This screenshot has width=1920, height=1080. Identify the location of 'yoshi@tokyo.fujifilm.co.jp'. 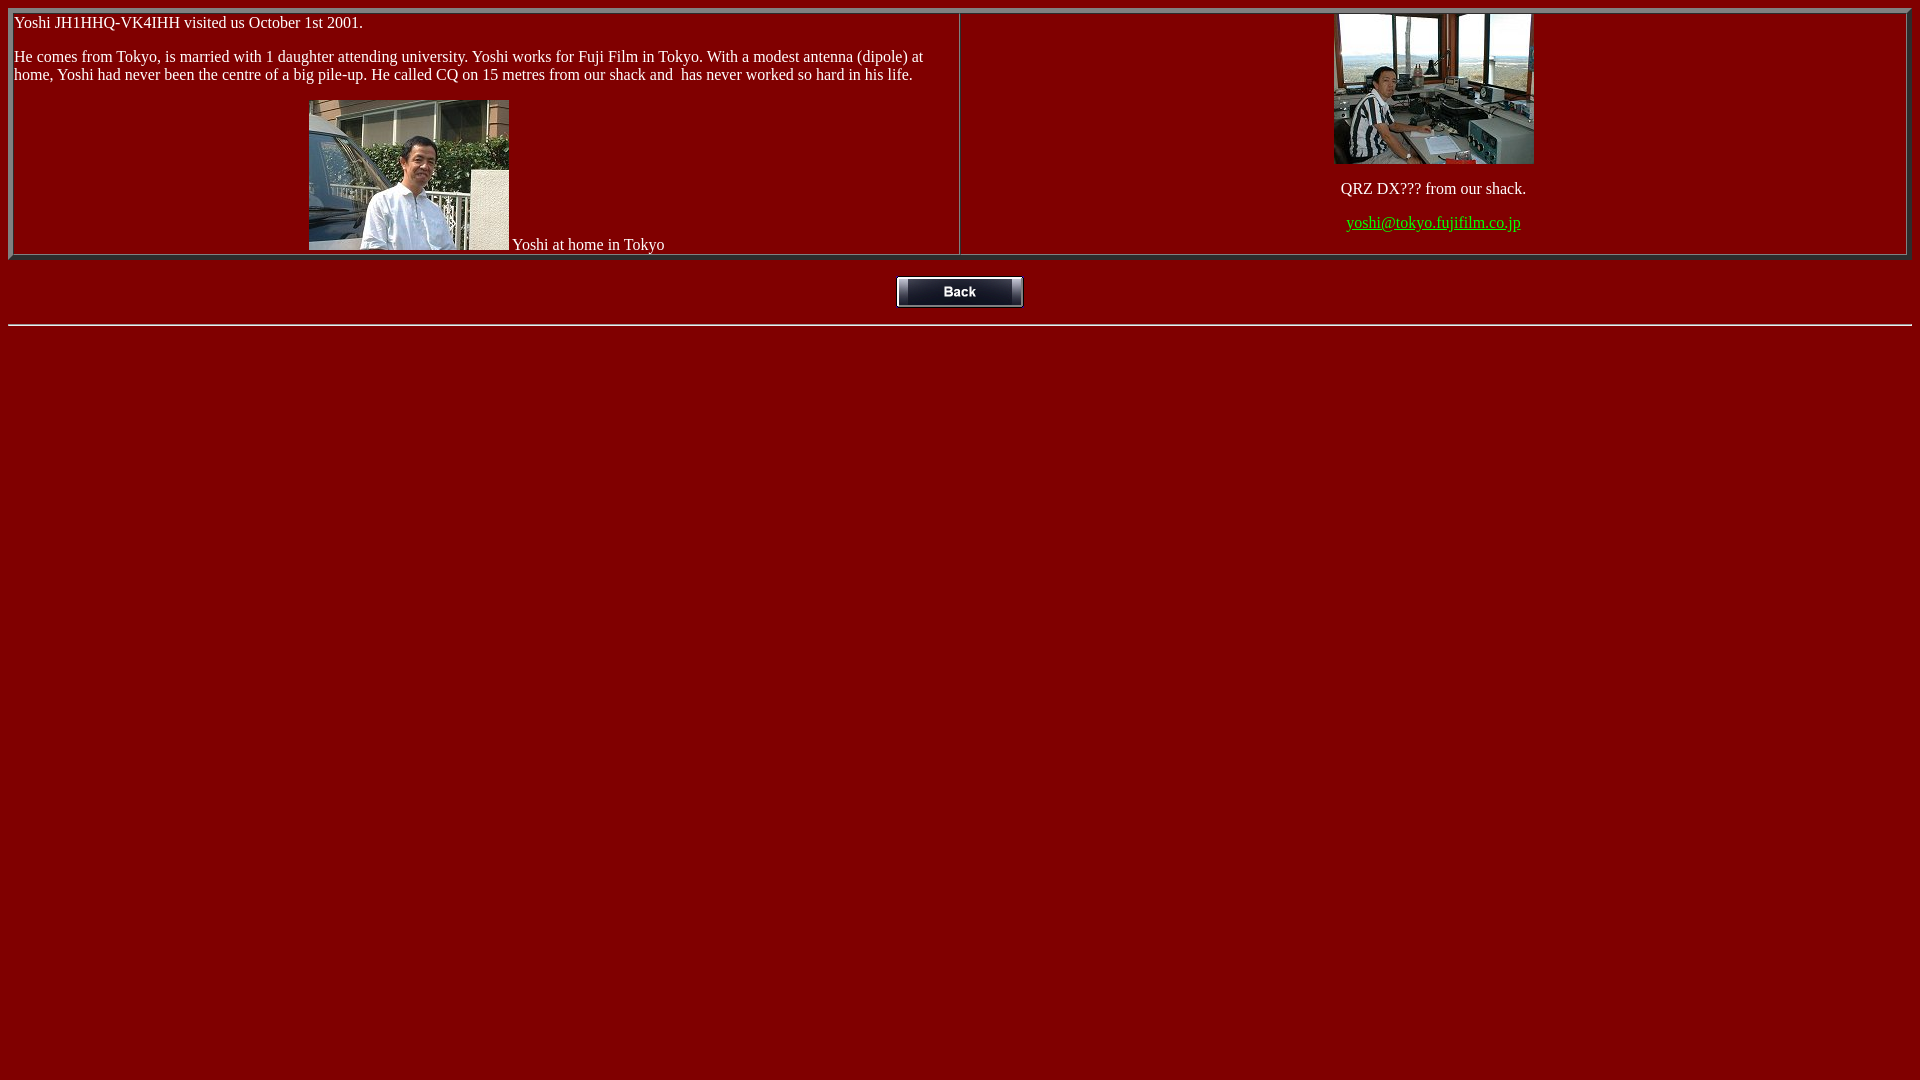
(1432, 222).